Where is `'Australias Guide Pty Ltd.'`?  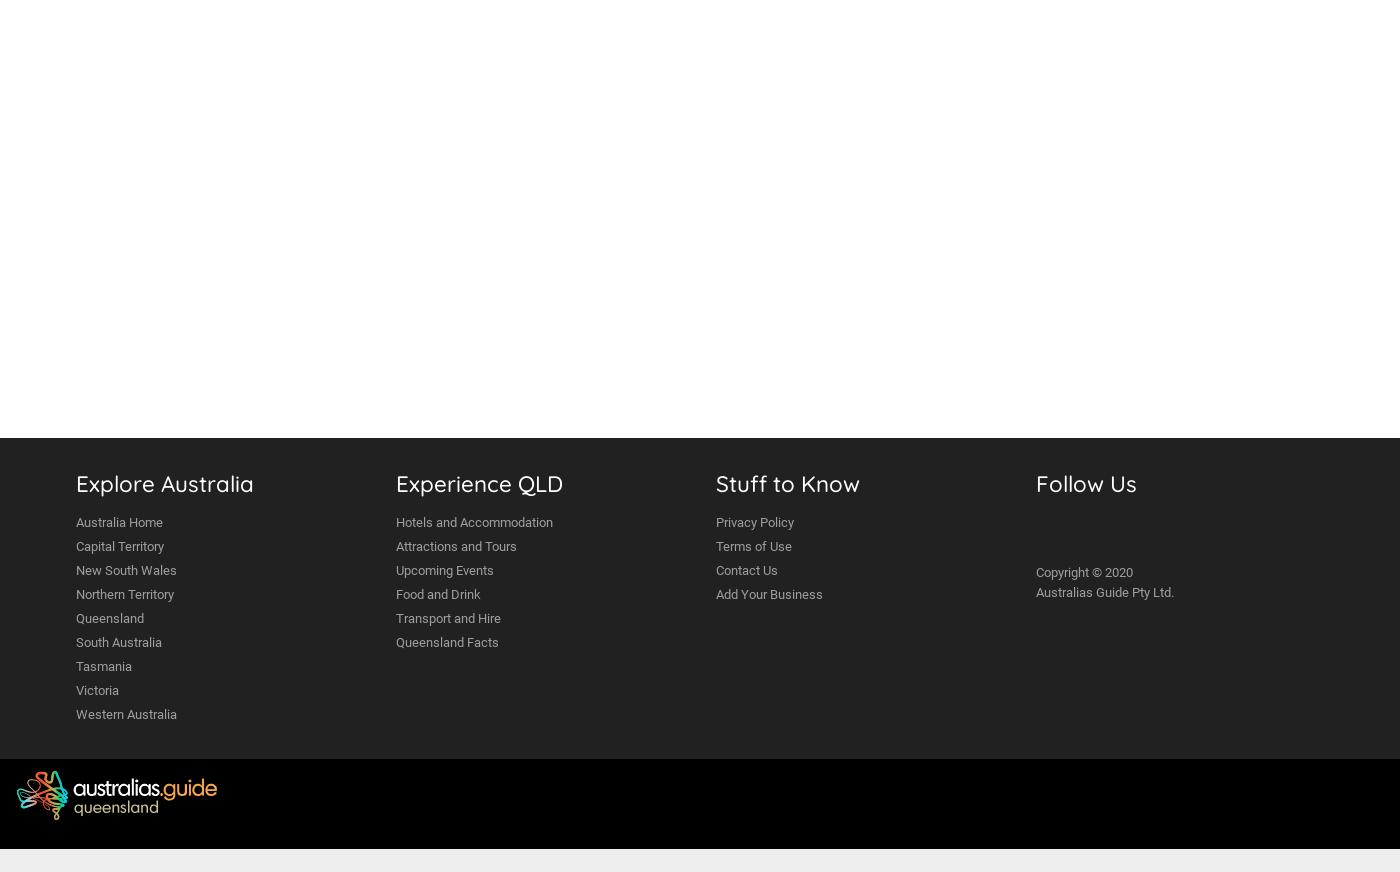
'Australias Guide Pty Ltd.' is located at coordinates (1036, 591).